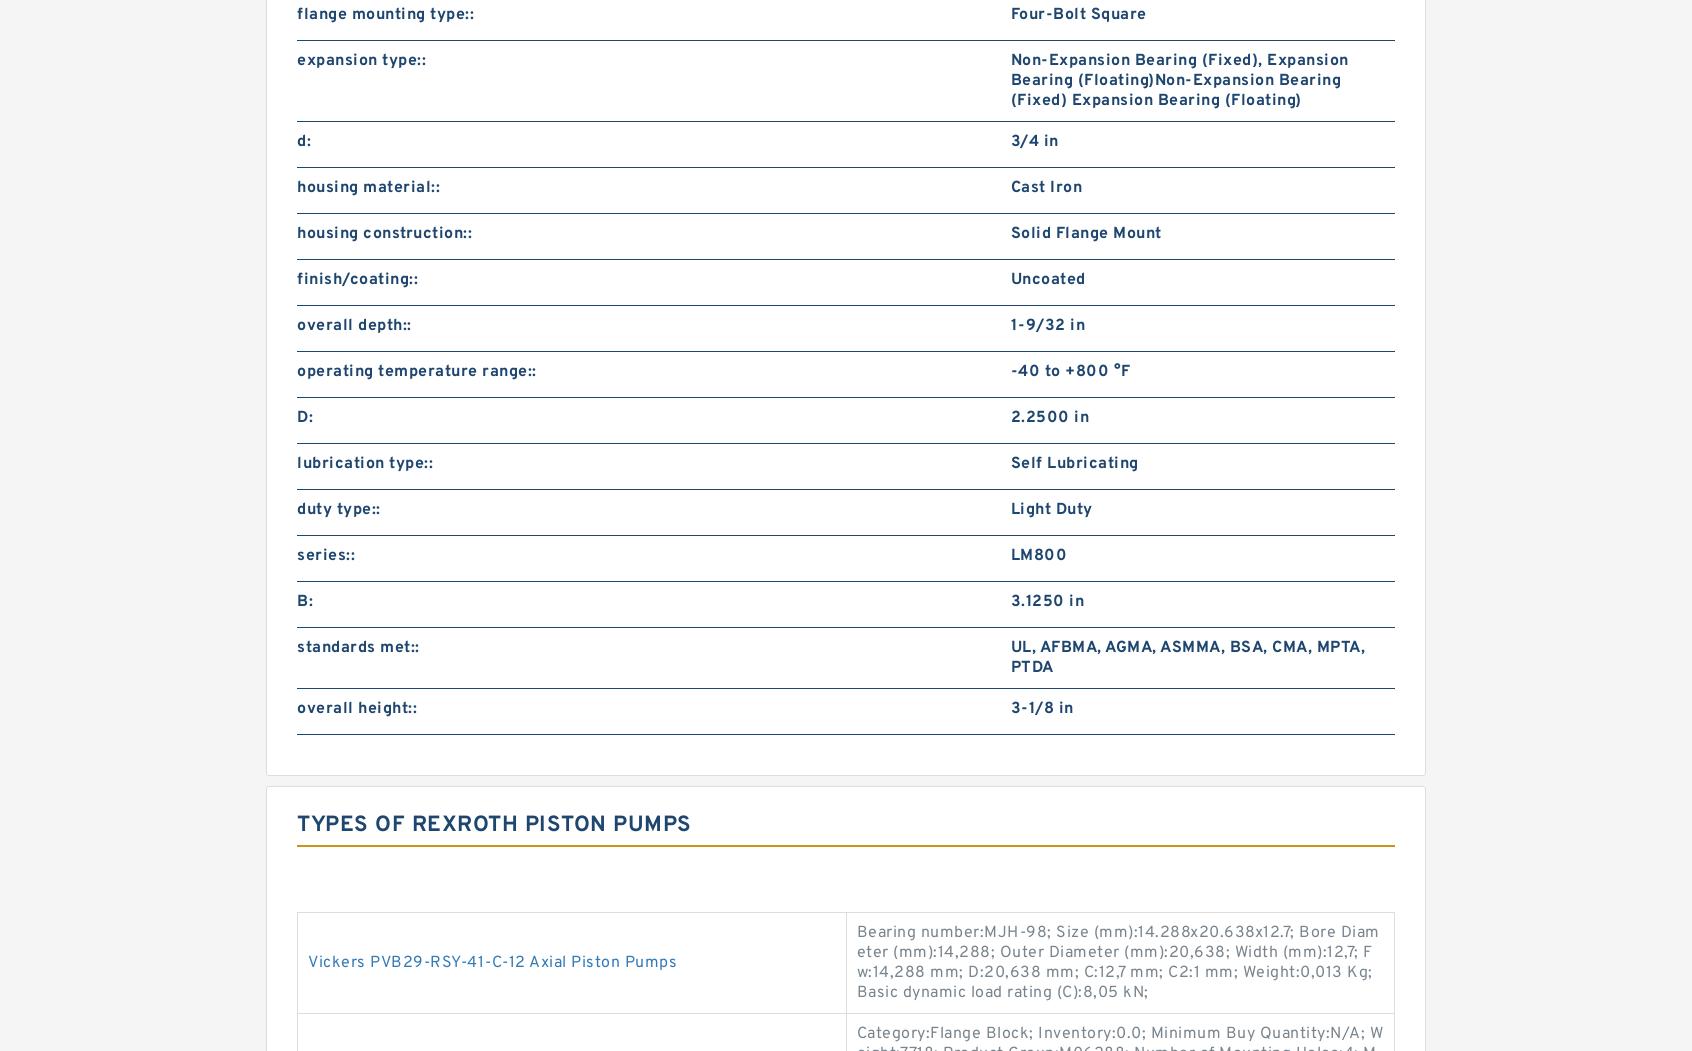 The height and width of the screenshot is (1051, 1692). What do you see at coordinates (1032, 140) in the screenshot?
I see `'3/4 in'` at bounding box center [1032, 140].